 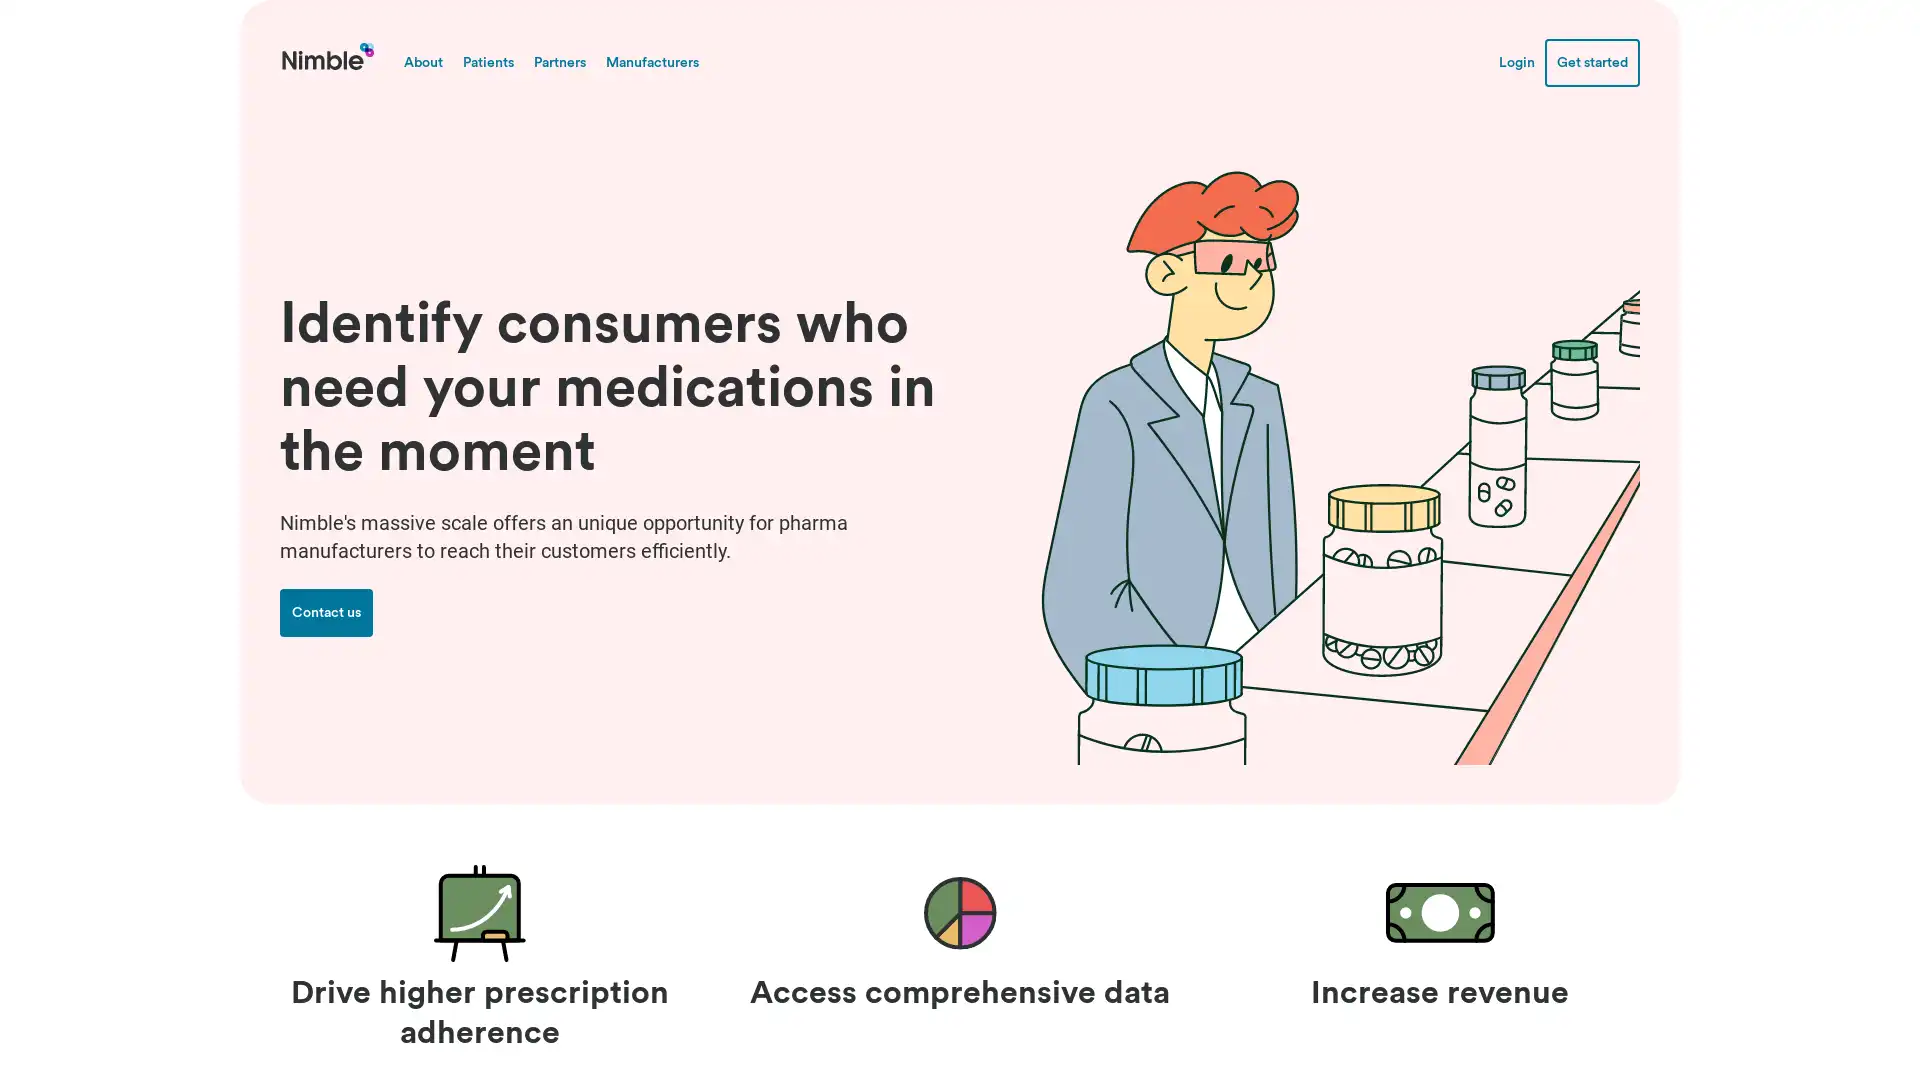 I want to click on Partners, so click(x=560, y=60).